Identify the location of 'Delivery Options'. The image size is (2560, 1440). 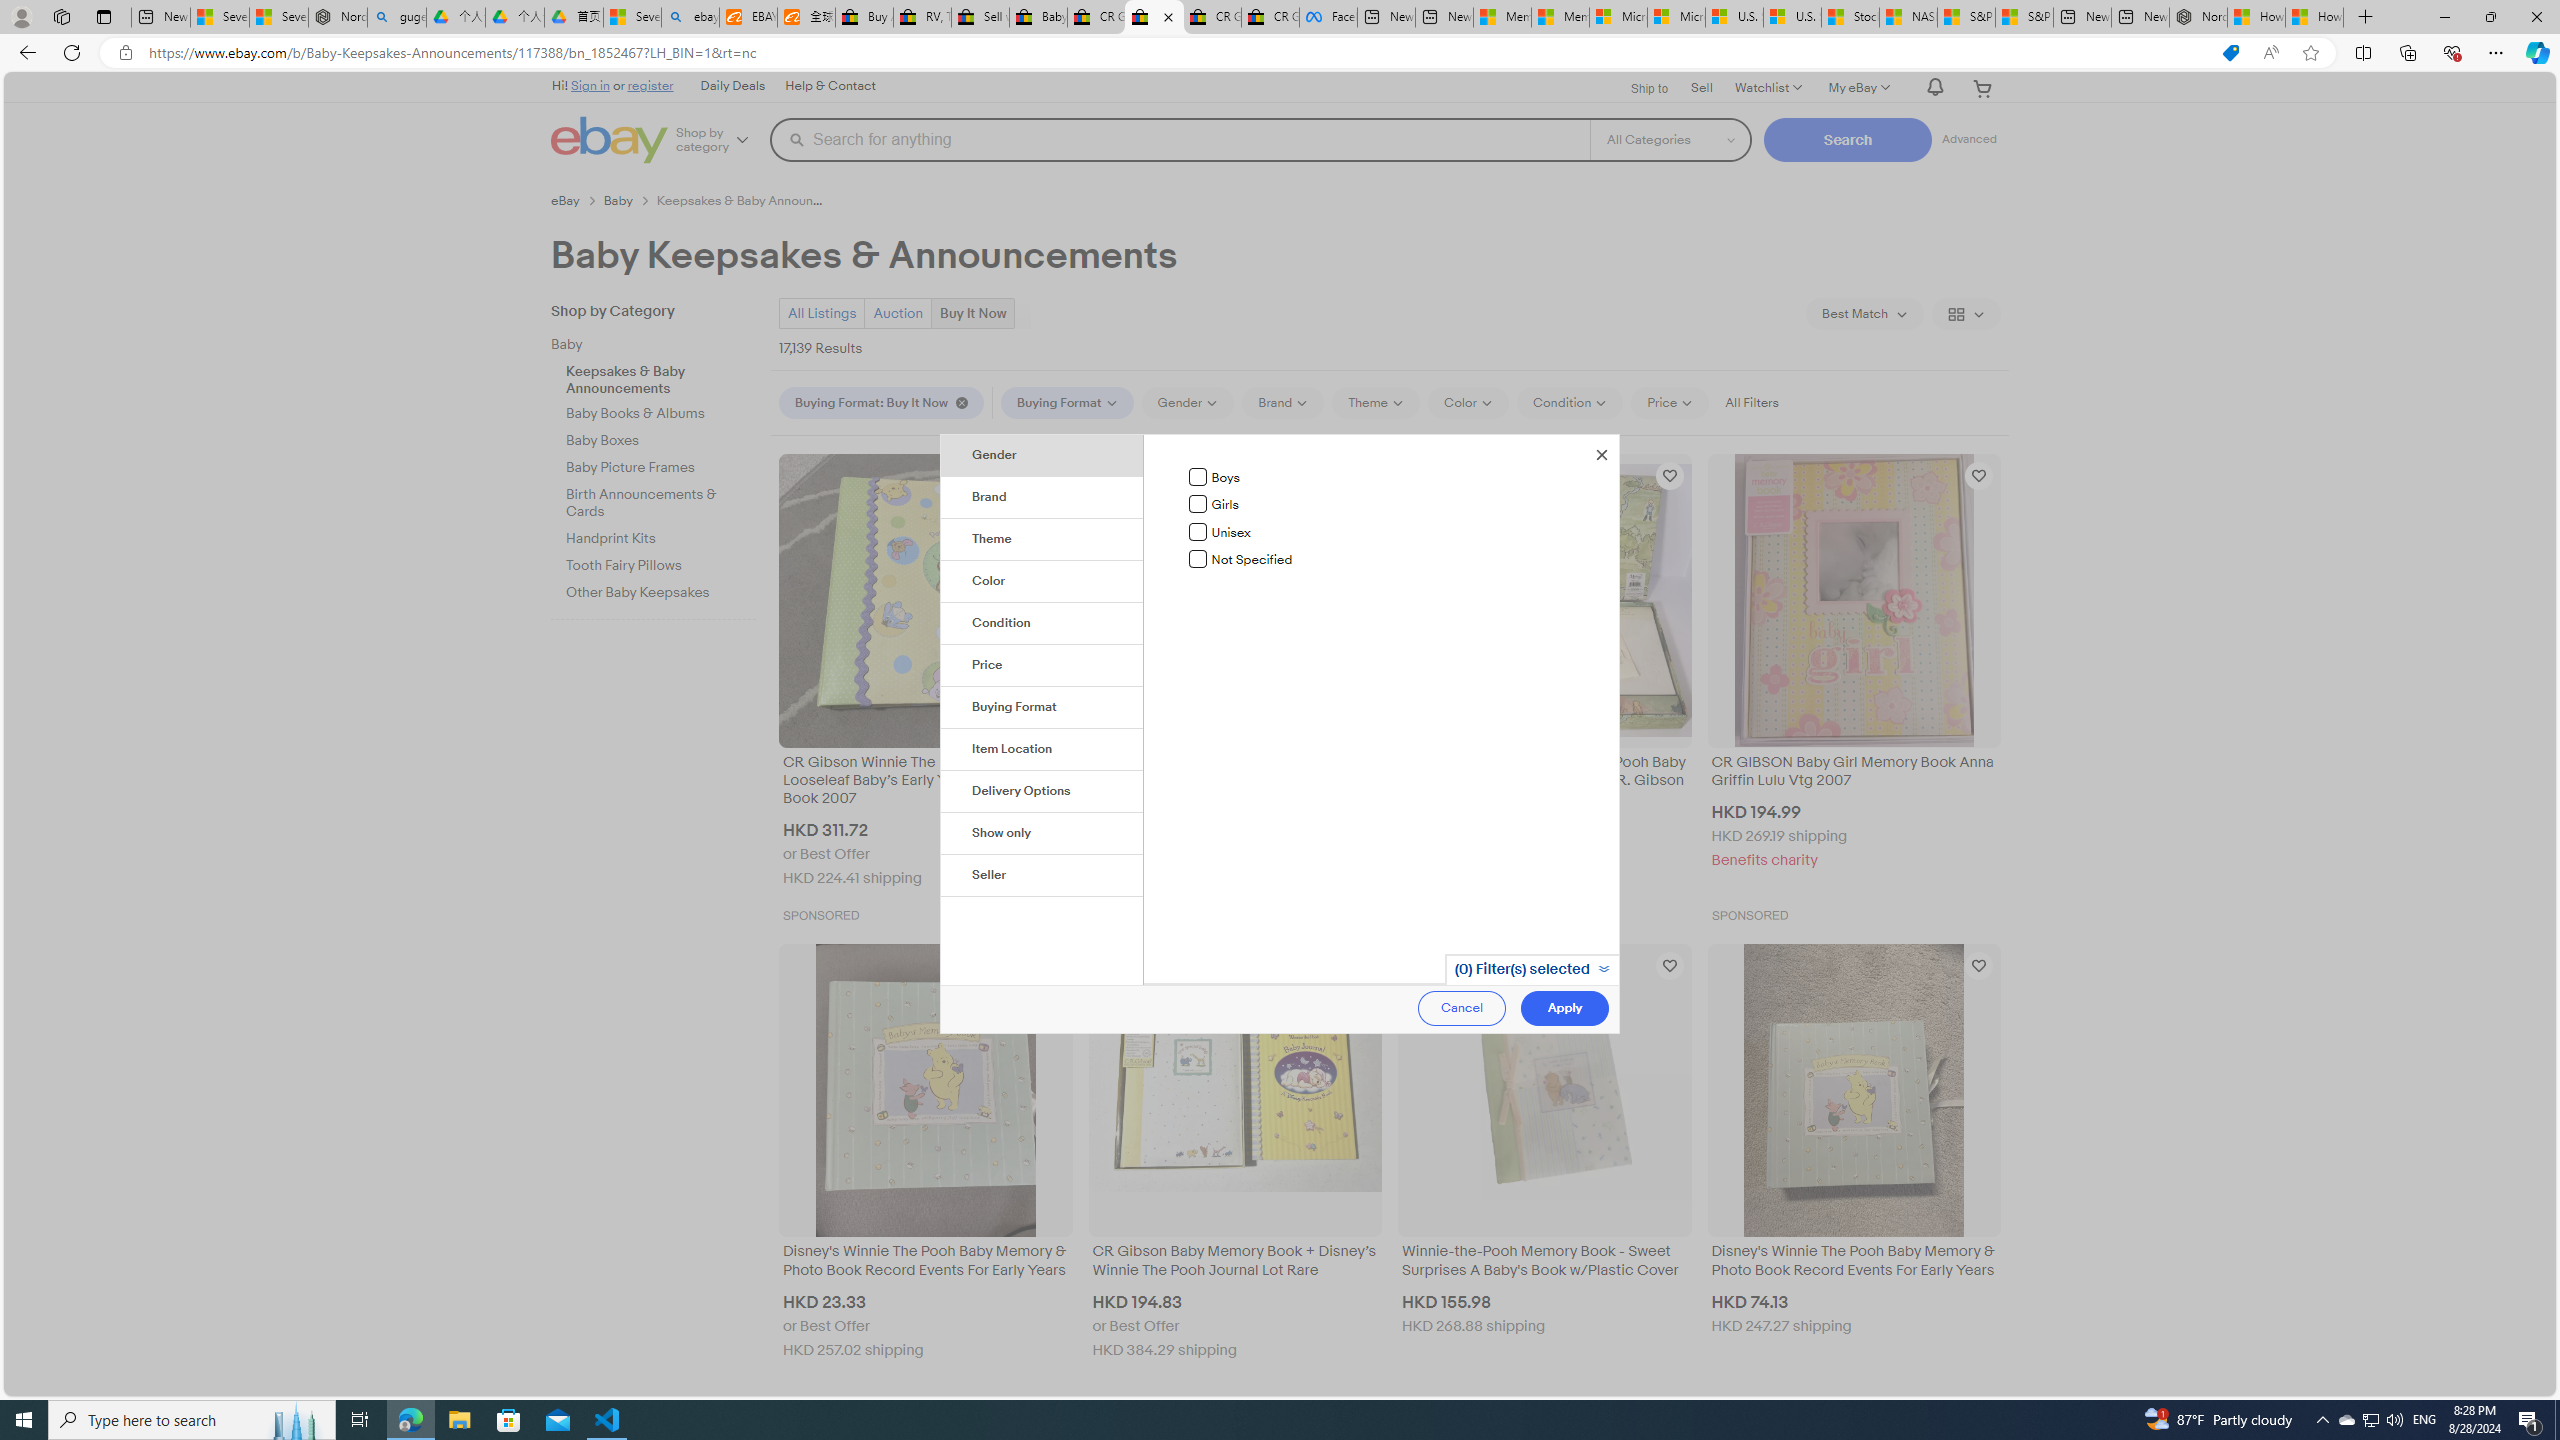
(1043, 792).